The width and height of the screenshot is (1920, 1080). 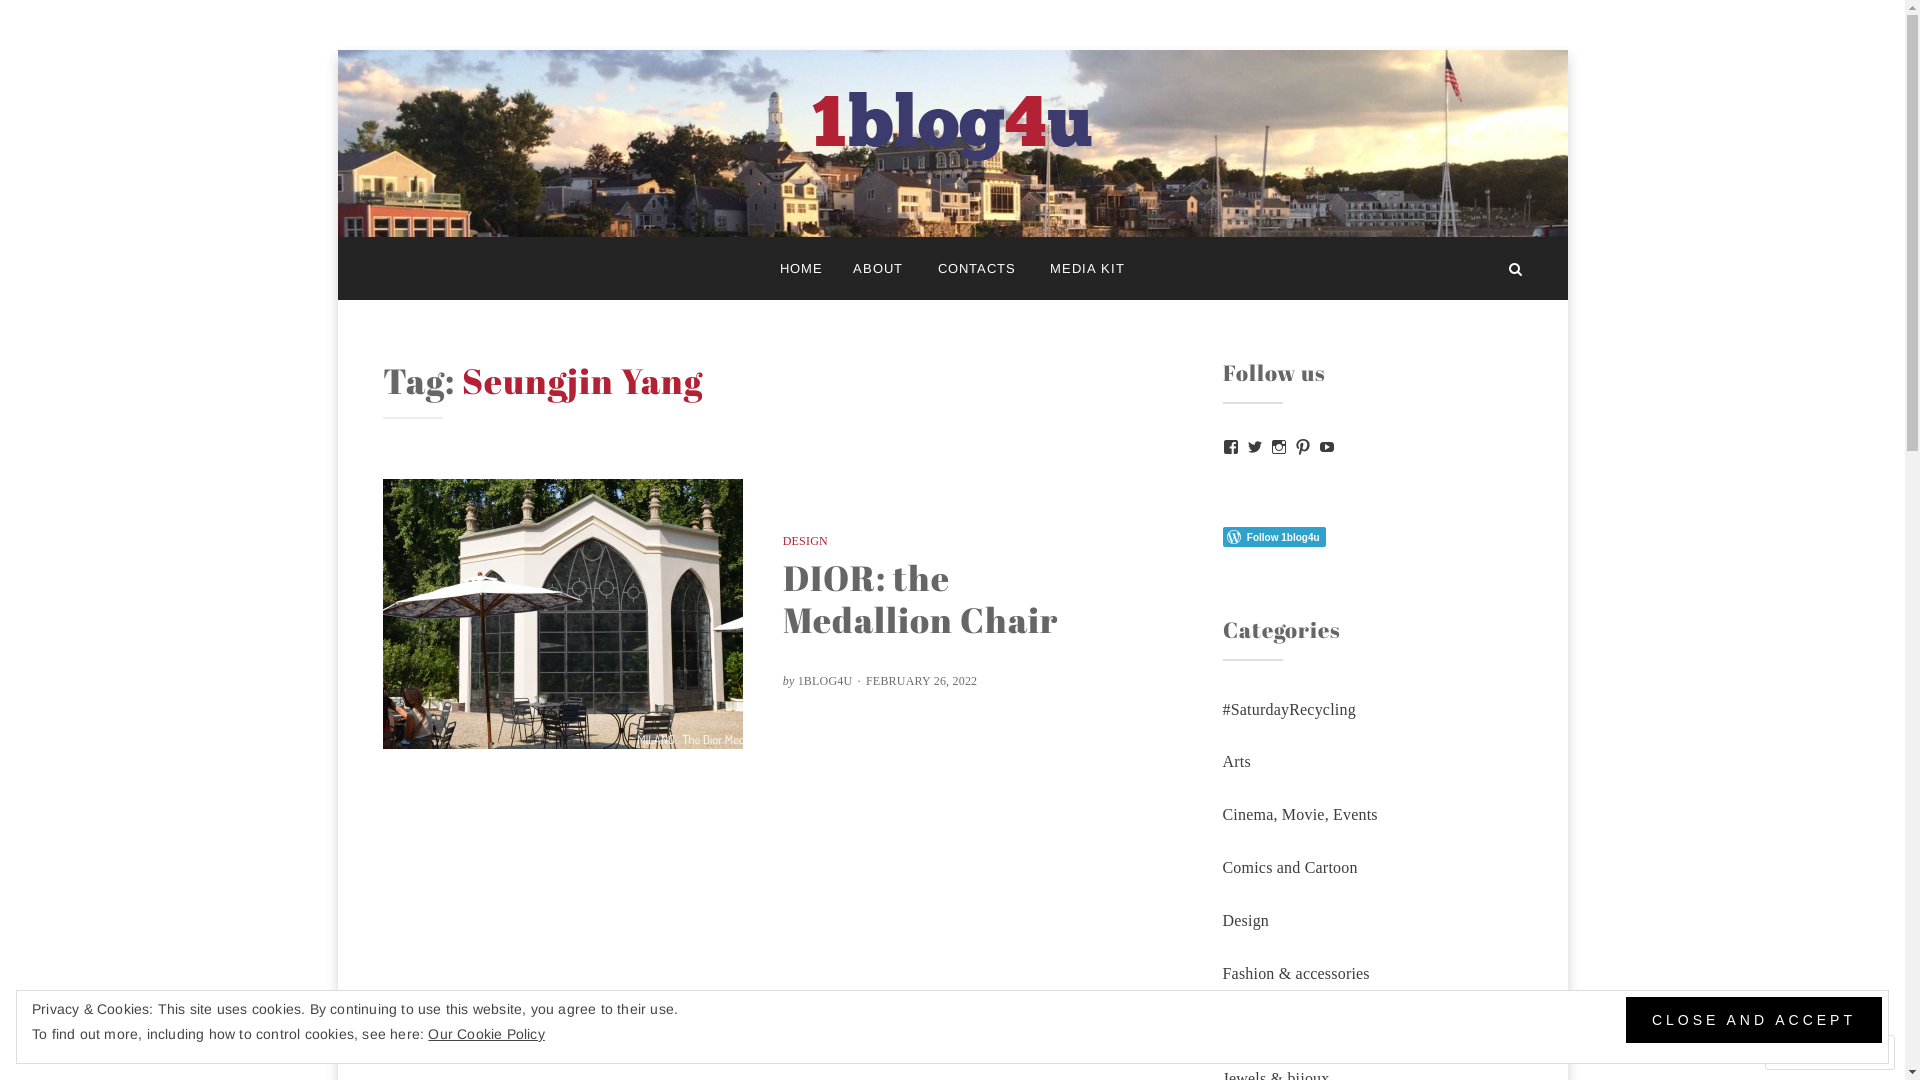 I want to click on 'FEBRUARY 26, 2022', so click(x=919, y=680).